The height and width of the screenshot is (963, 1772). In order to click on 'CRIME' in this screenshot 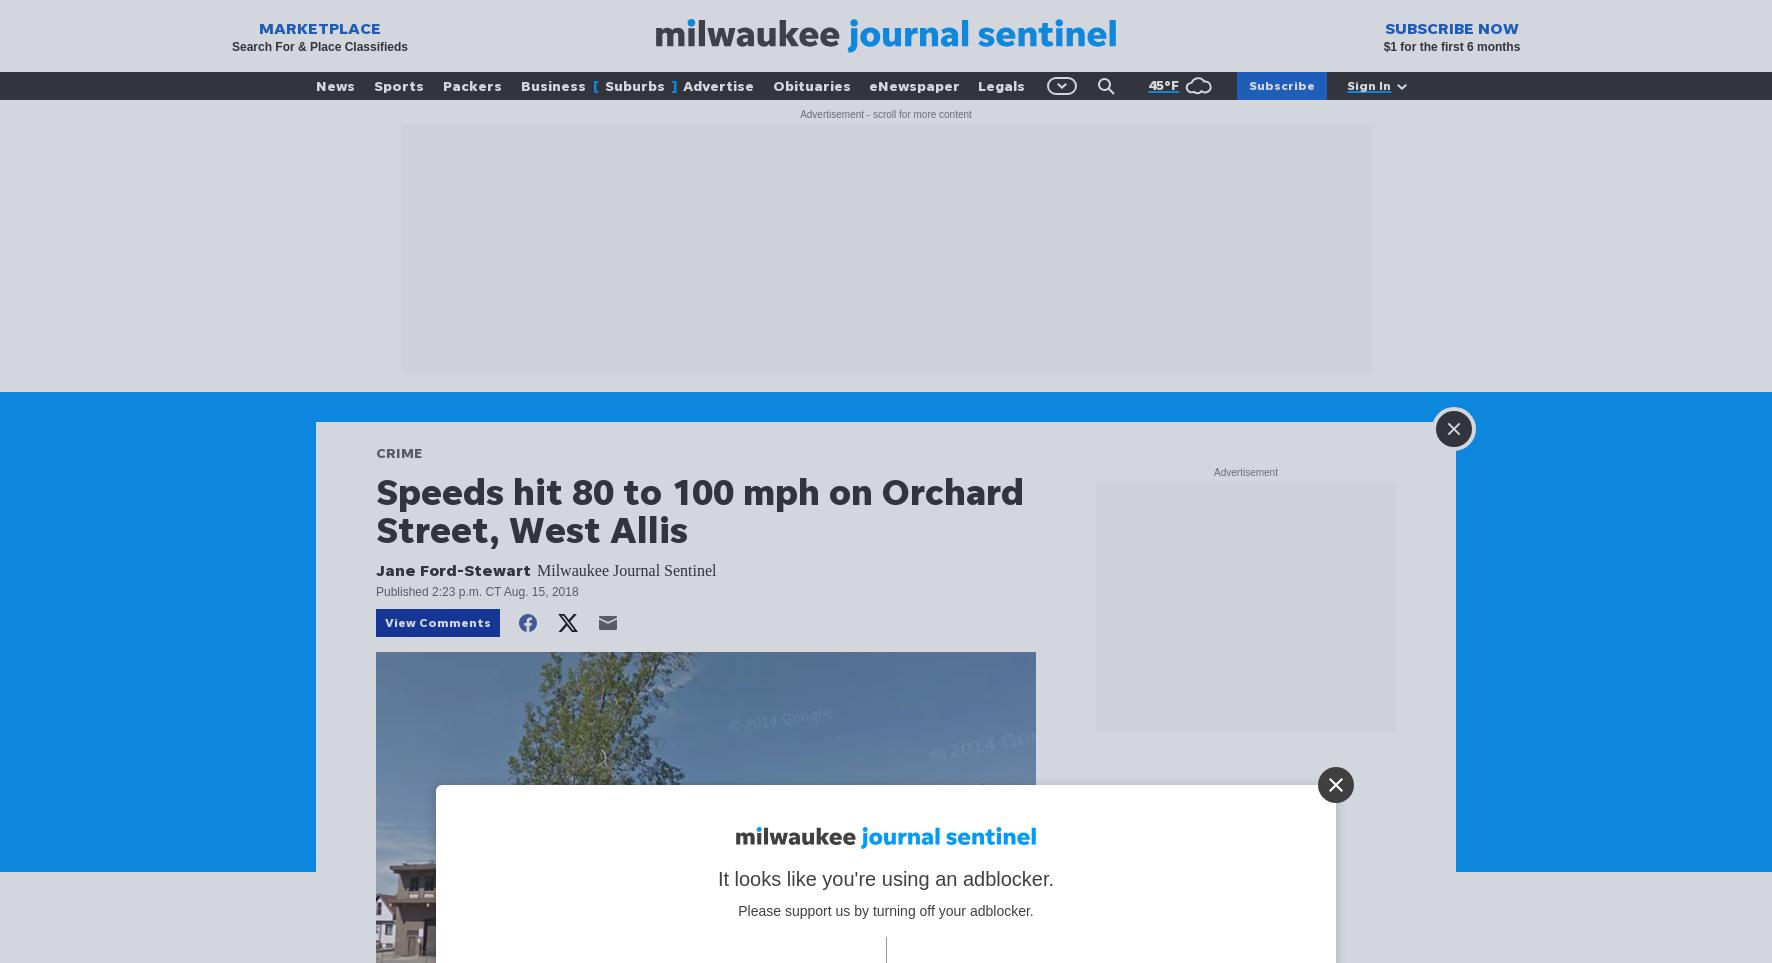, I will do `click(399, 451)`.